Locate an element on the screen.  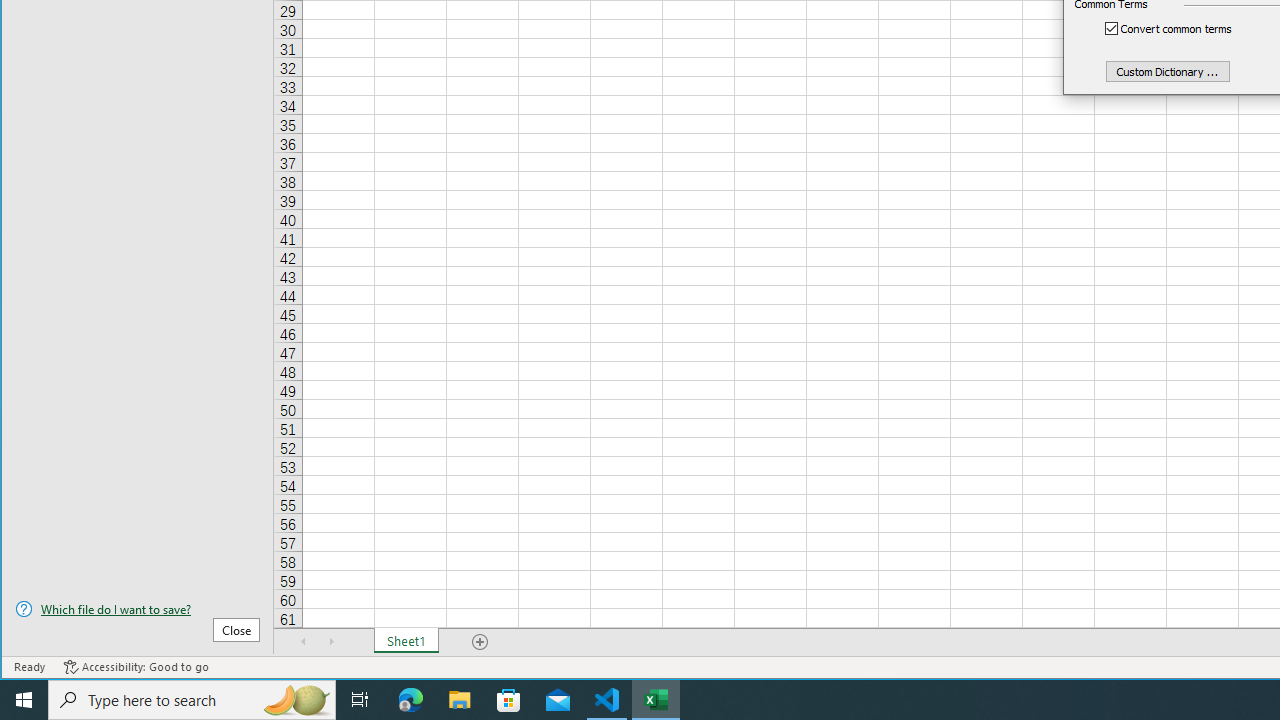
'Task View' is located at coordinates (359, 698).